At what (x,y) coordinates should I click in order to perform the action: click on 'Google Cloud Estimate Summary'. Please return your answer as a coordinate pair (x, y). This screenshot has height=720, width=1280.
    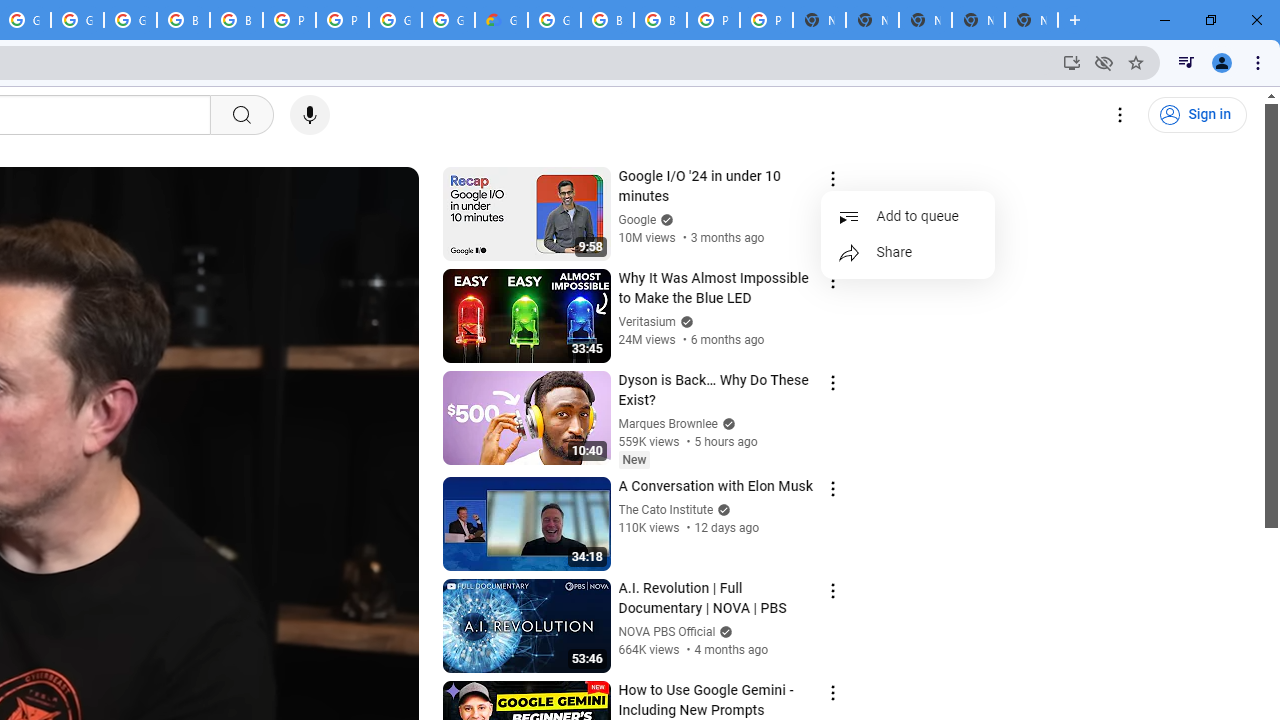
    Looking at the image, I should click on (501, 20).